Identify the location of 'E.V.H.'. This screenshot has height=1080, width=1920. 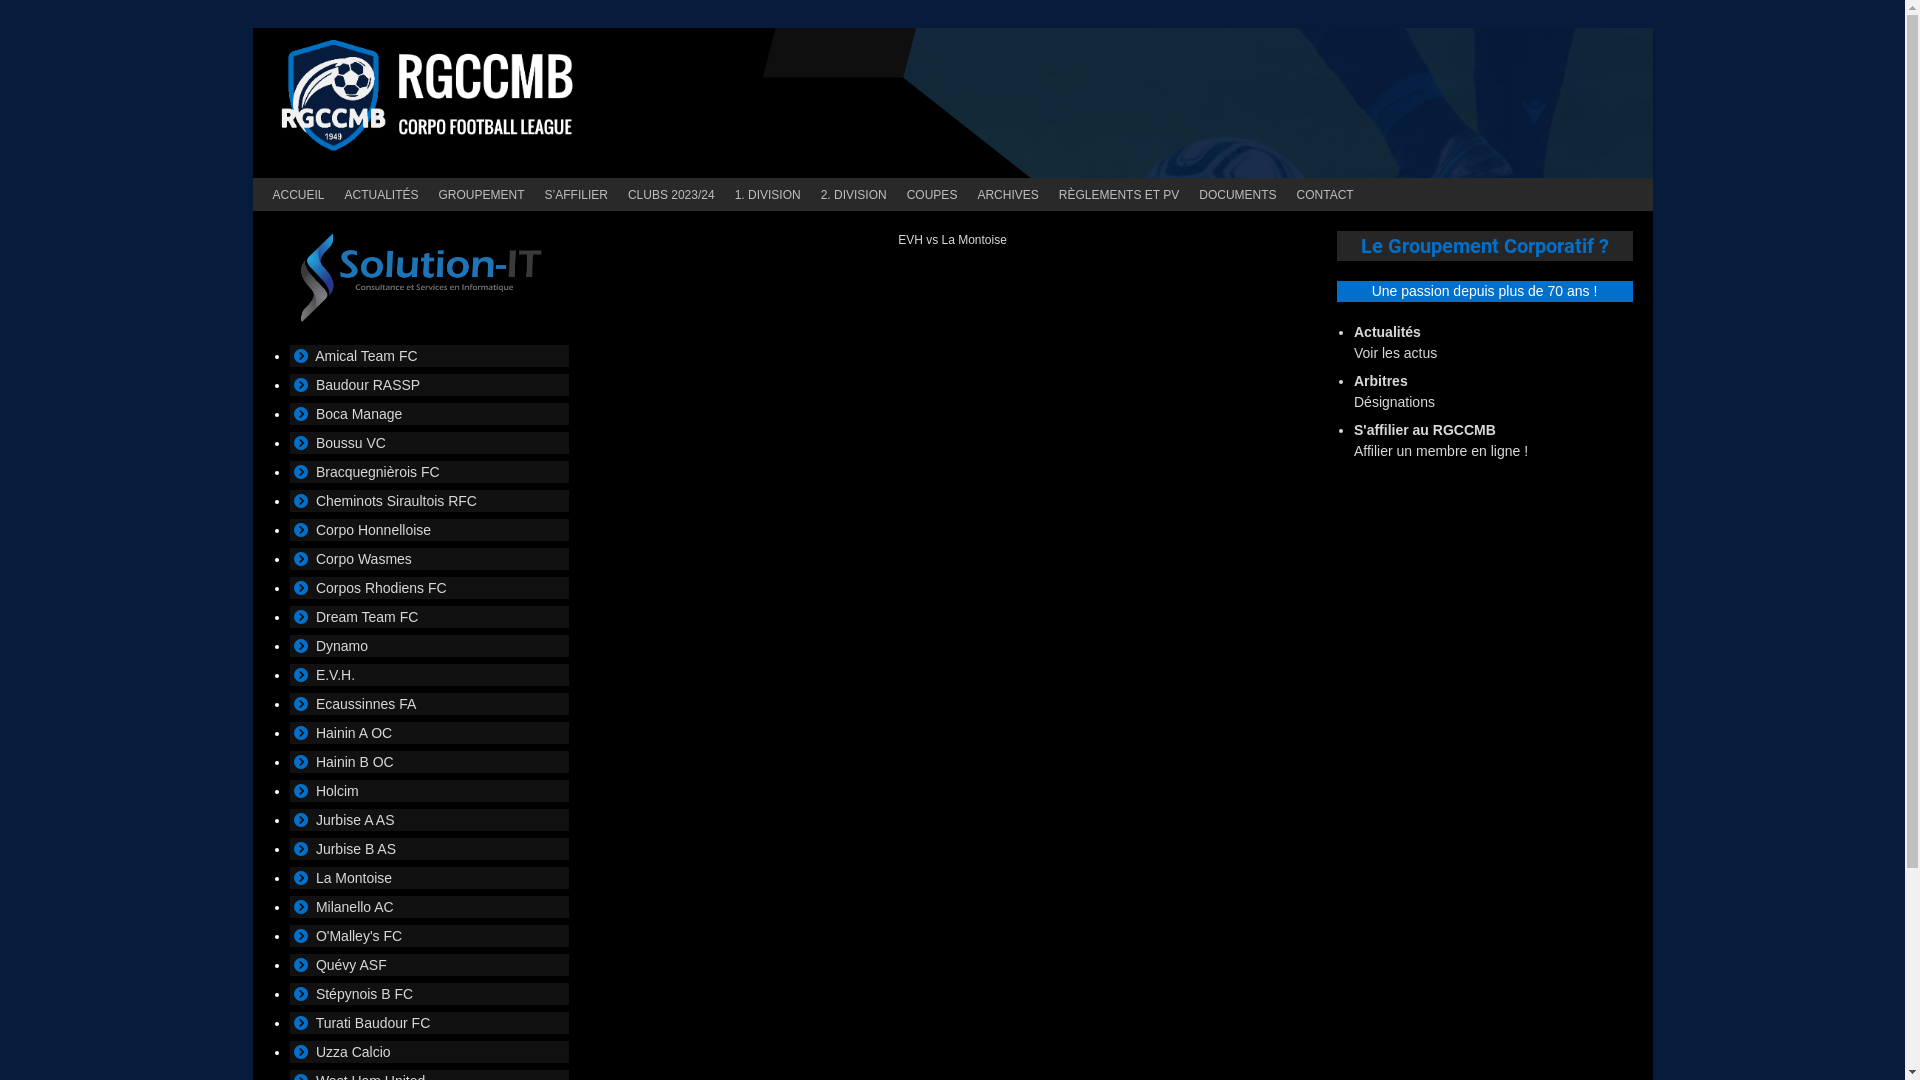
(335, 675).